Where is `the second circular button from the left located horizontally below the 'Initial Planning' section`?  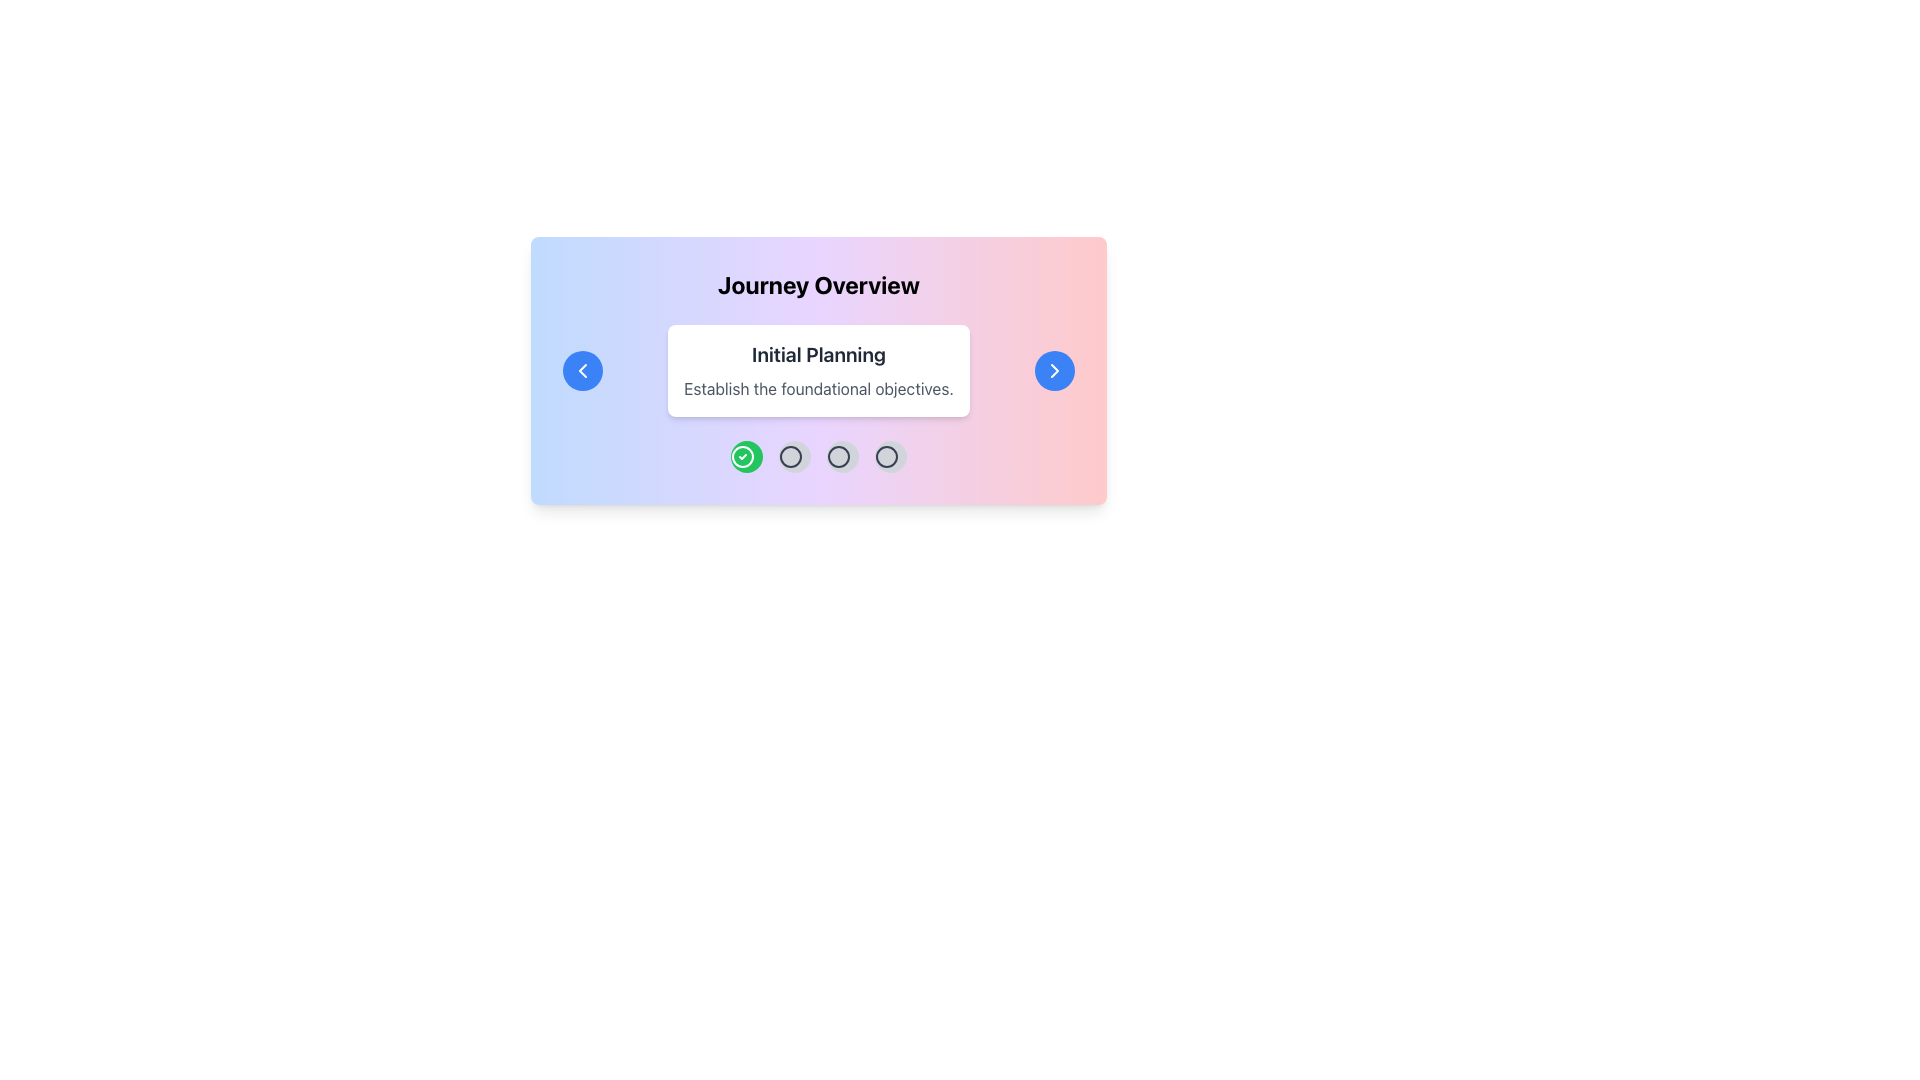 the second circular button from the left located horizontally below the 'Initial Planning' section is located at coordinates (794, 456).